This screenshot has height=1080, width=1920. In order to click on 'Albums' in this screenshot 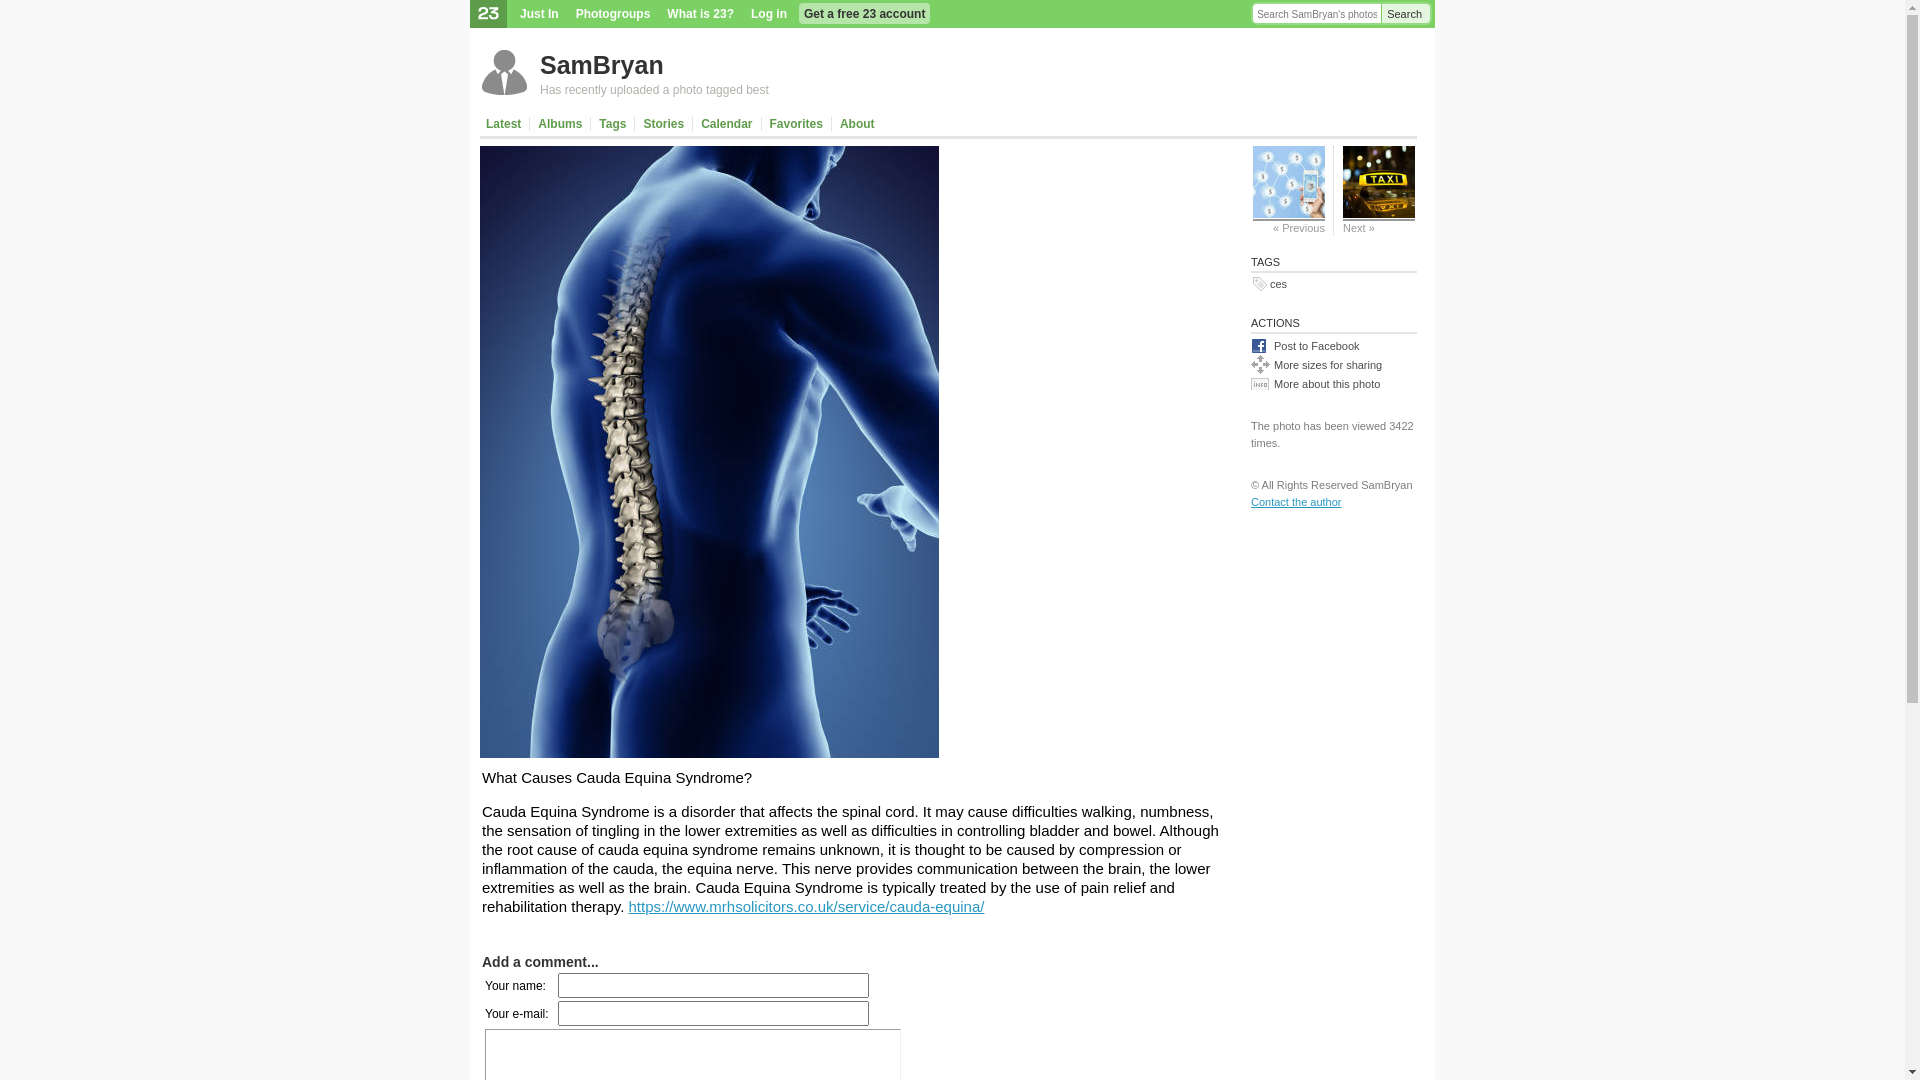, I will do `click(560, 123)`.